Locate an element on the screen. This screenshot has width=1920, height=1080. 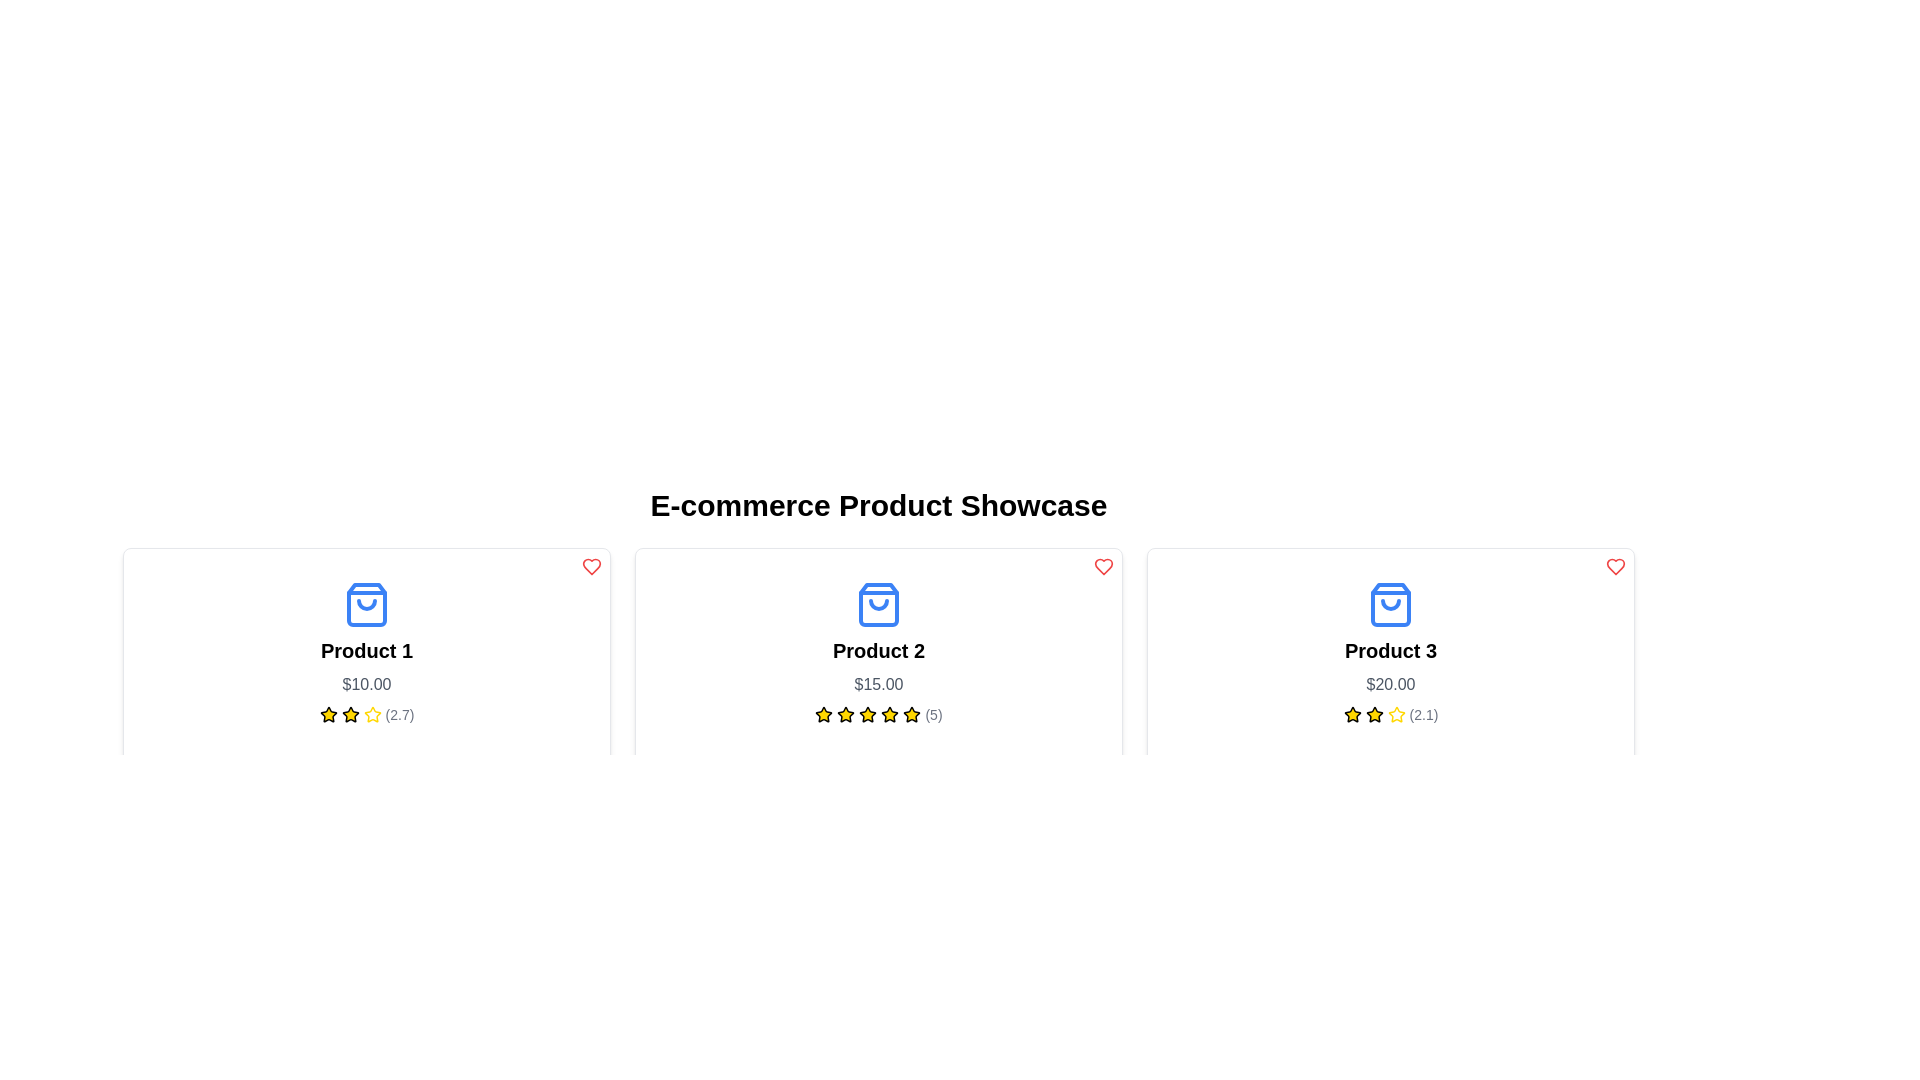
the rating indicator text '(2.7)' located below the product image and price of 'Product 1', positioned immediately to the right of the last star icon is located at coordinates (399, 713).